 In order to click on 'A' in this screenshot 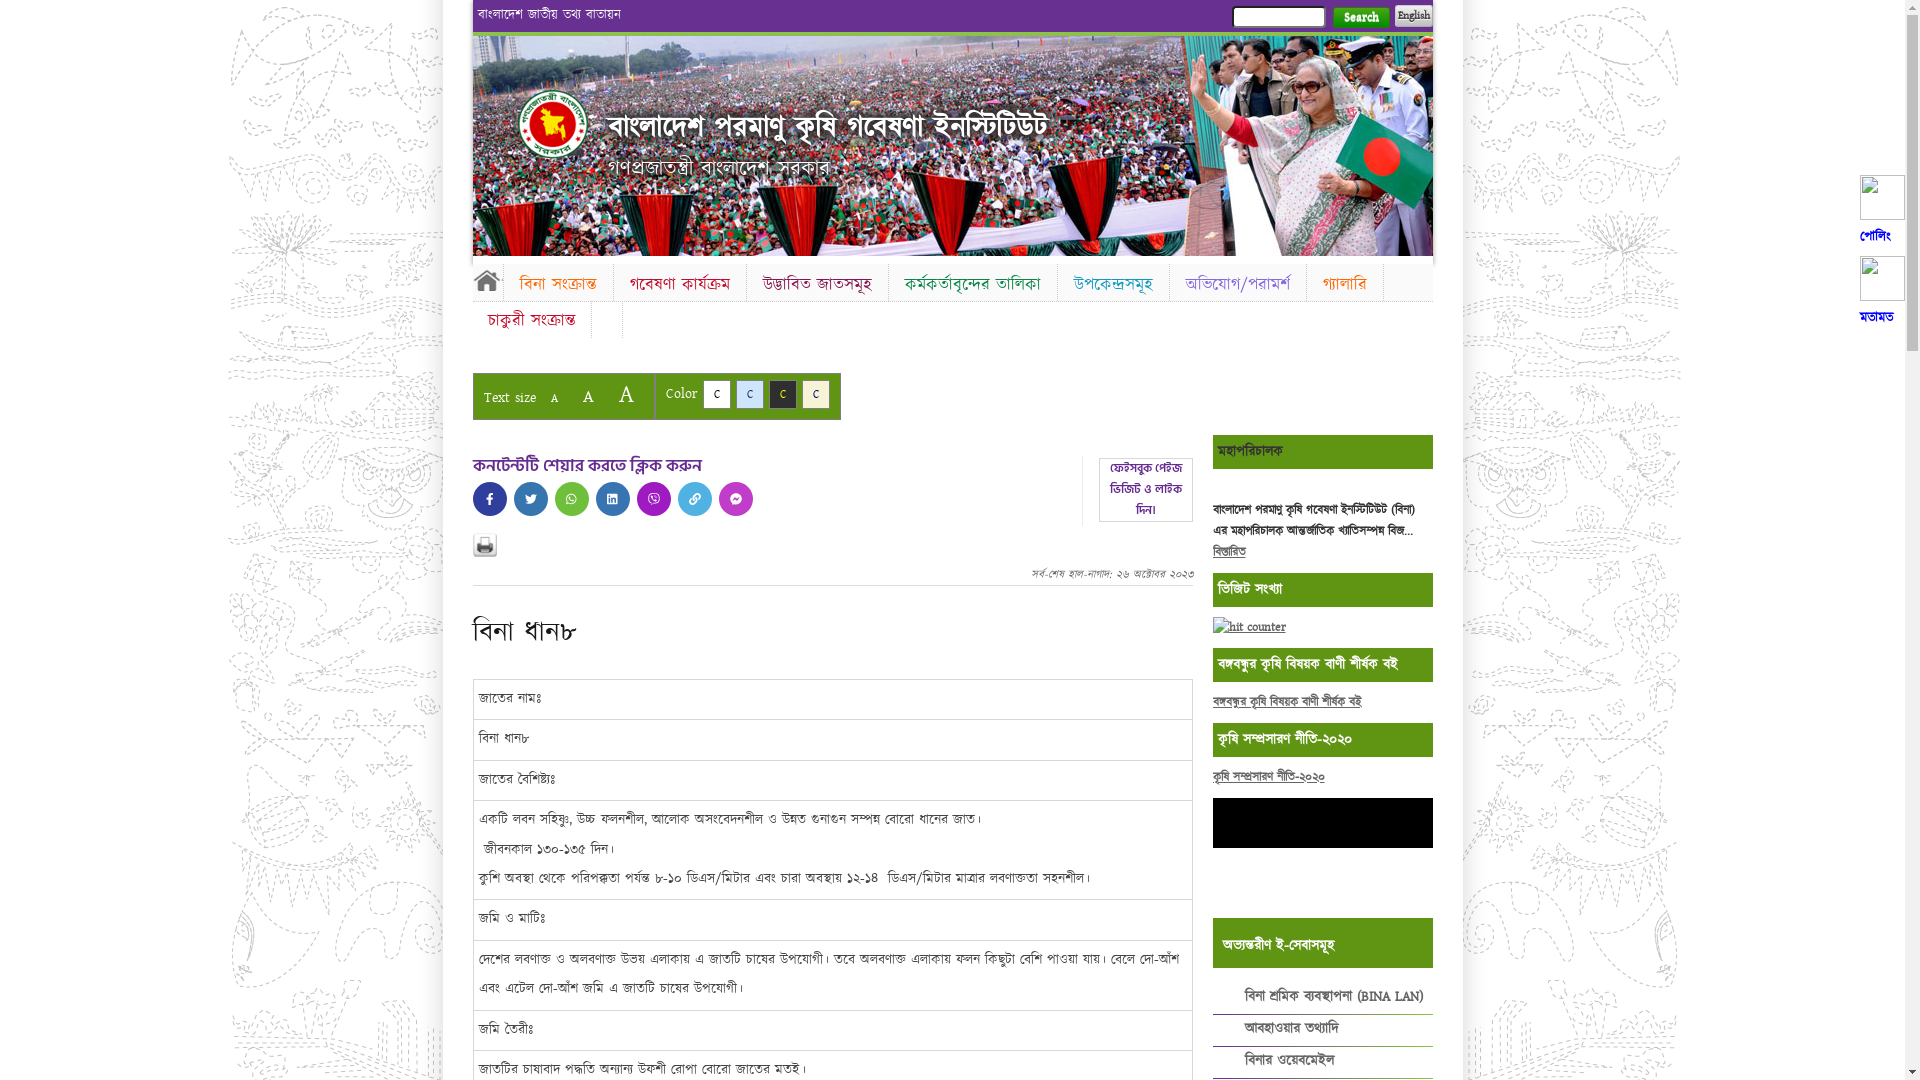, I will do `click(553, 398)`.